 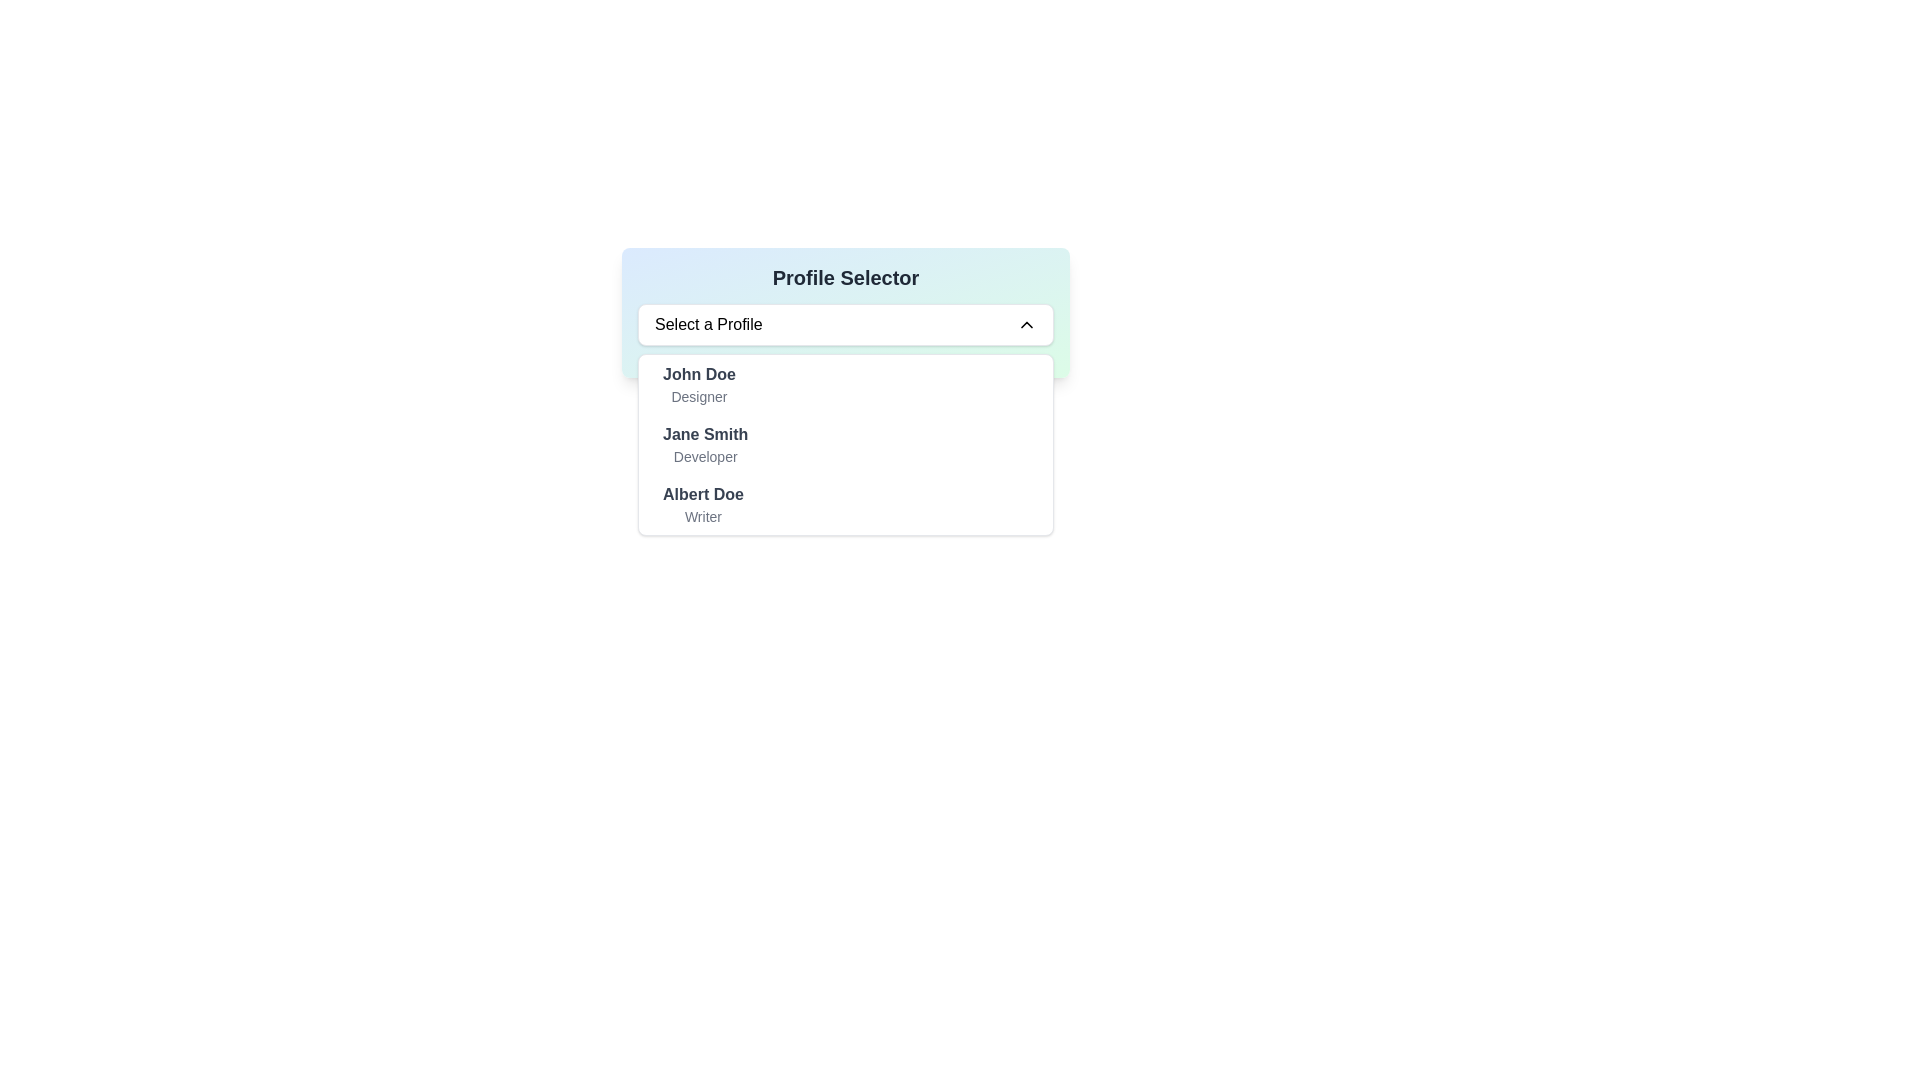 What do you see at coordinates (705, 456) in the screenshot?
I see `the static text label displaying 'Developer' in gray color, which is positioned below 'Jane Smith' in the dropdown menu` at bounding box center [705, 456].